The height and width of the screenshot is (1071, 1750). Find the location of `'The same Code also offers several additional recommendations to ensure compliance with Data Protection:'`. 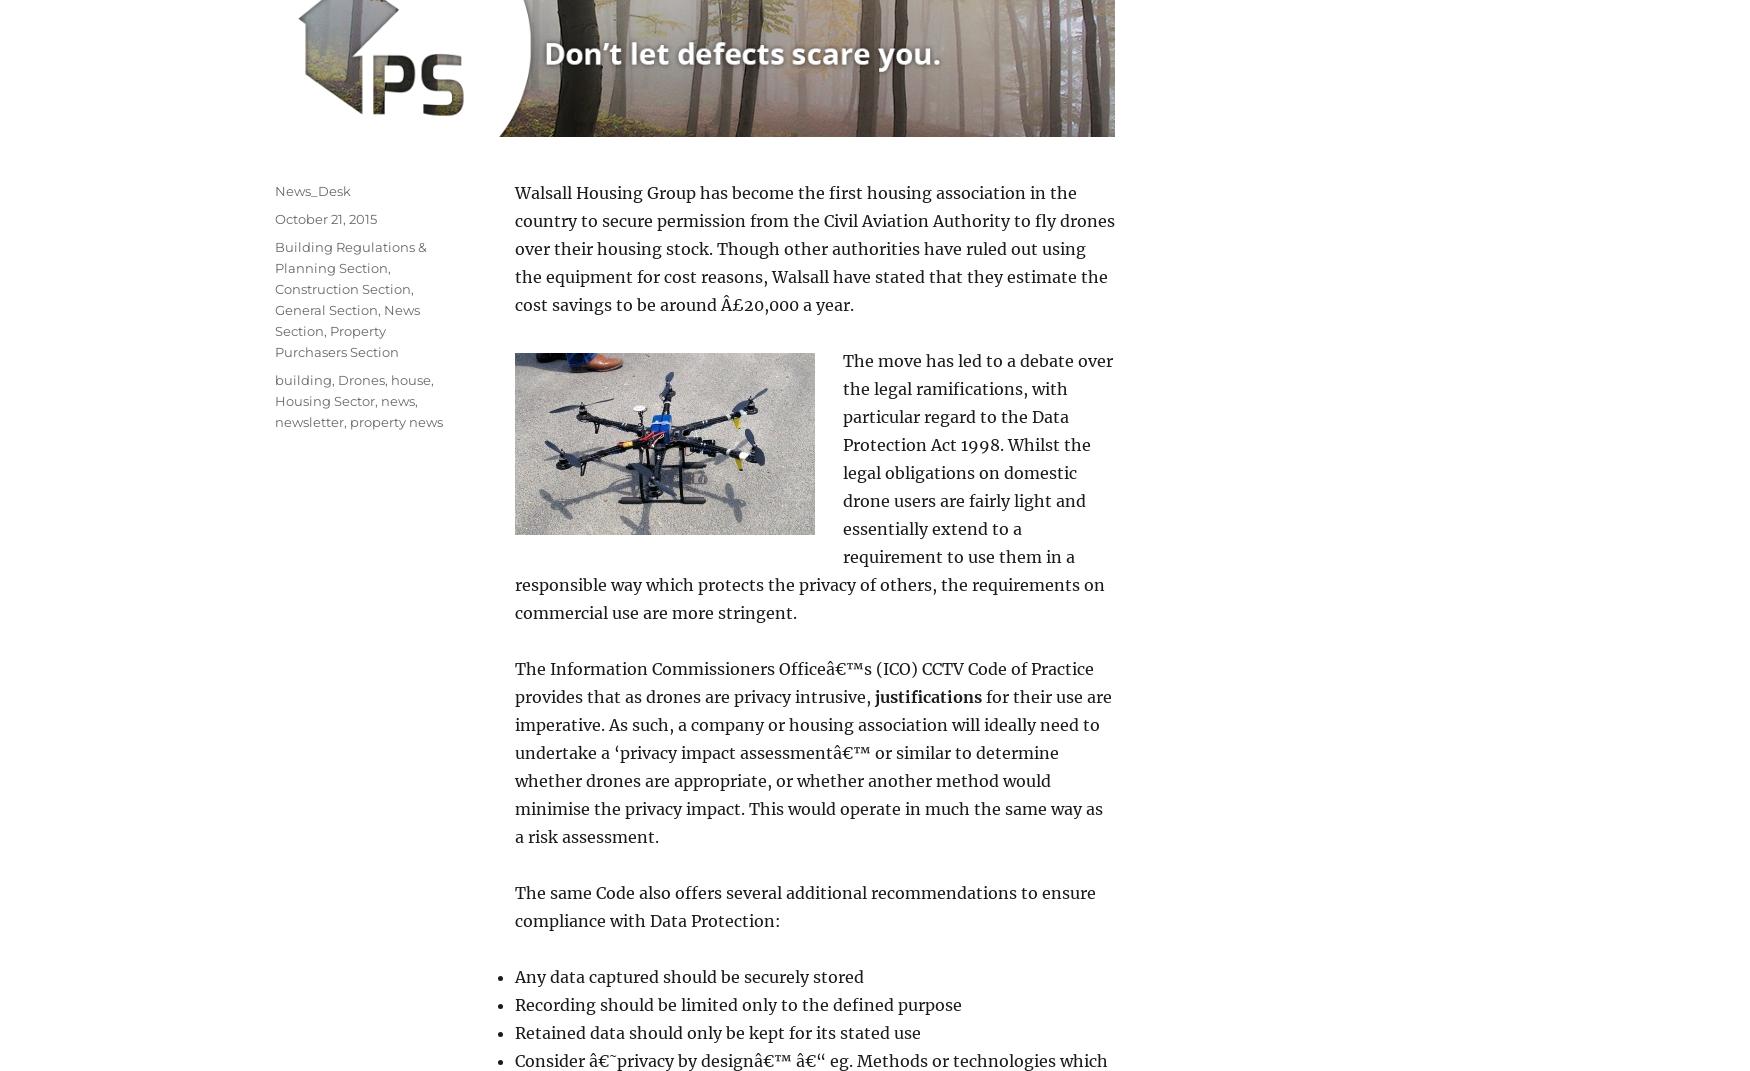

'The same Code also offers several additional recommendations to ensure compliance with Data Protection:' is located at coordinates (804, 905).